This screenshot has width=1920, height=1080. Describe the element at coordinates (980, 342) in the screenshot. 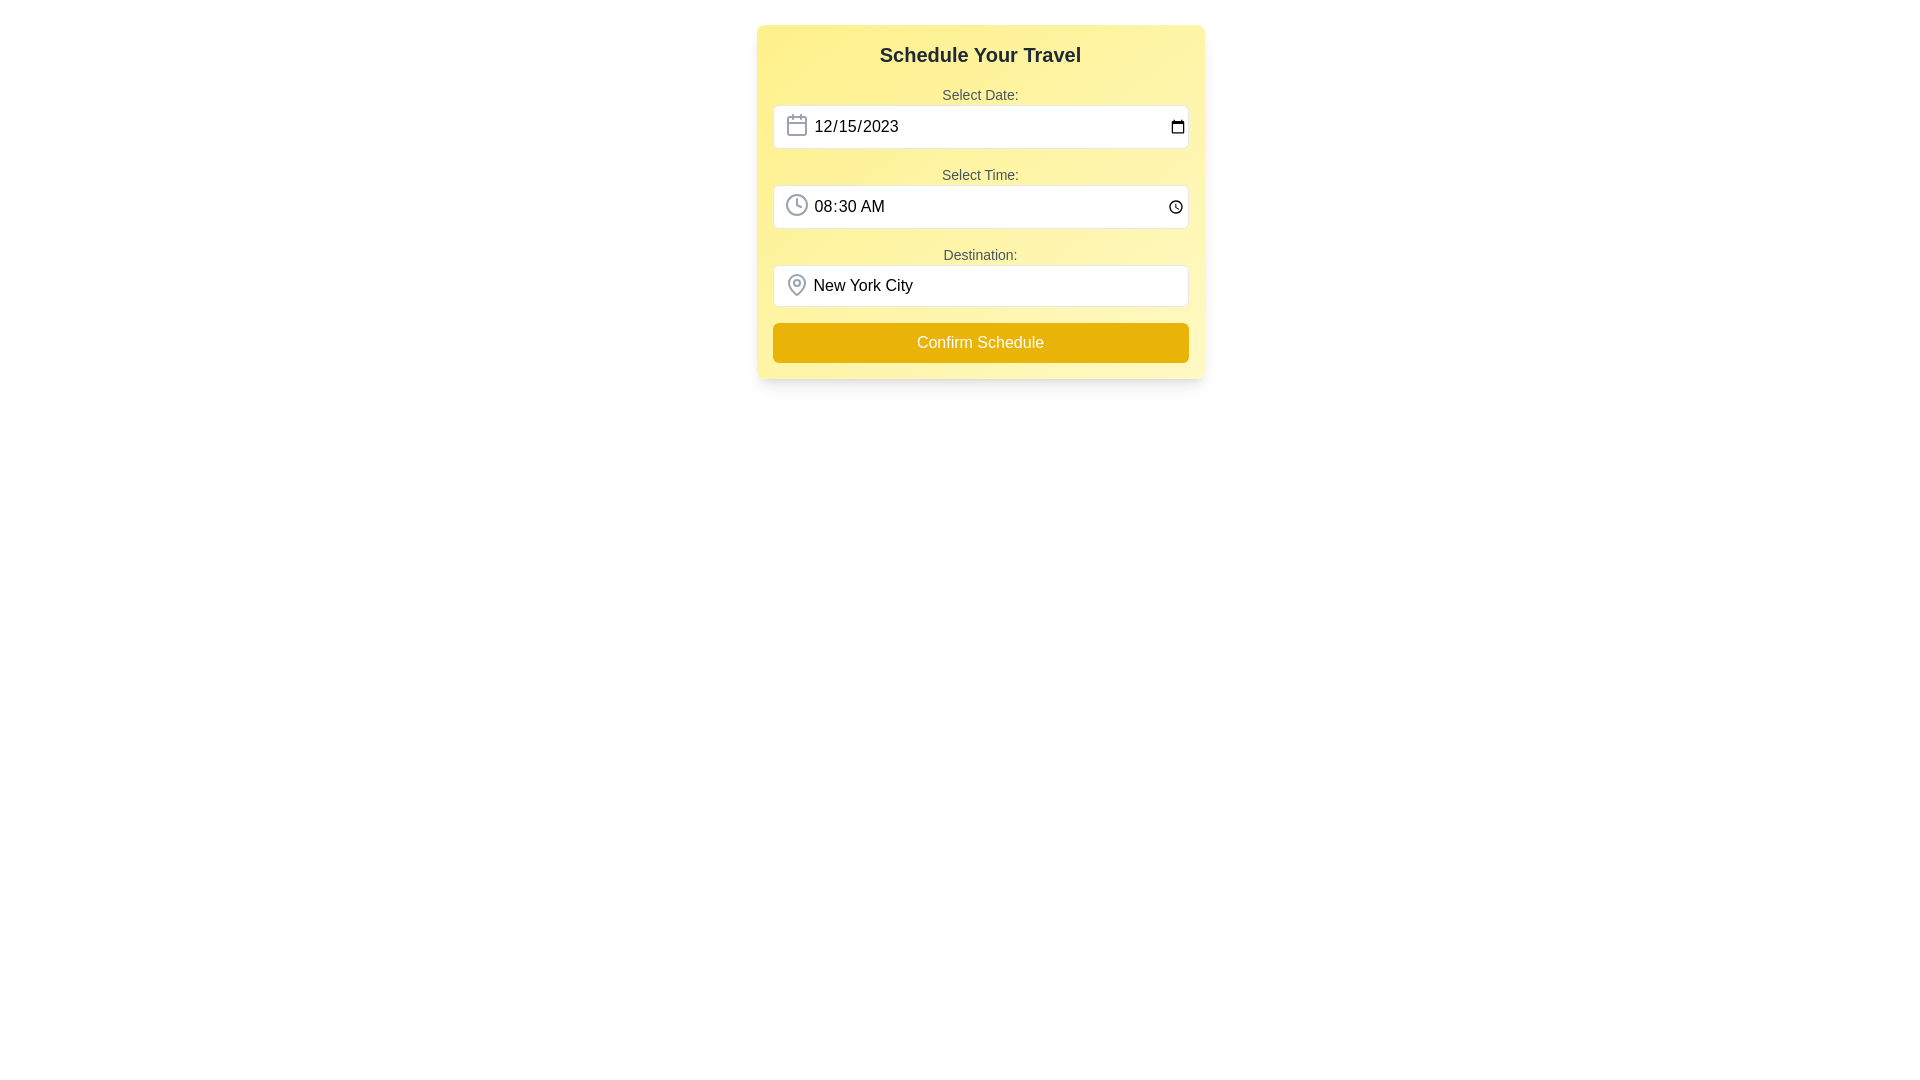

I see `the confirm schedule button located at the bottom of the scheduling form` at that location.